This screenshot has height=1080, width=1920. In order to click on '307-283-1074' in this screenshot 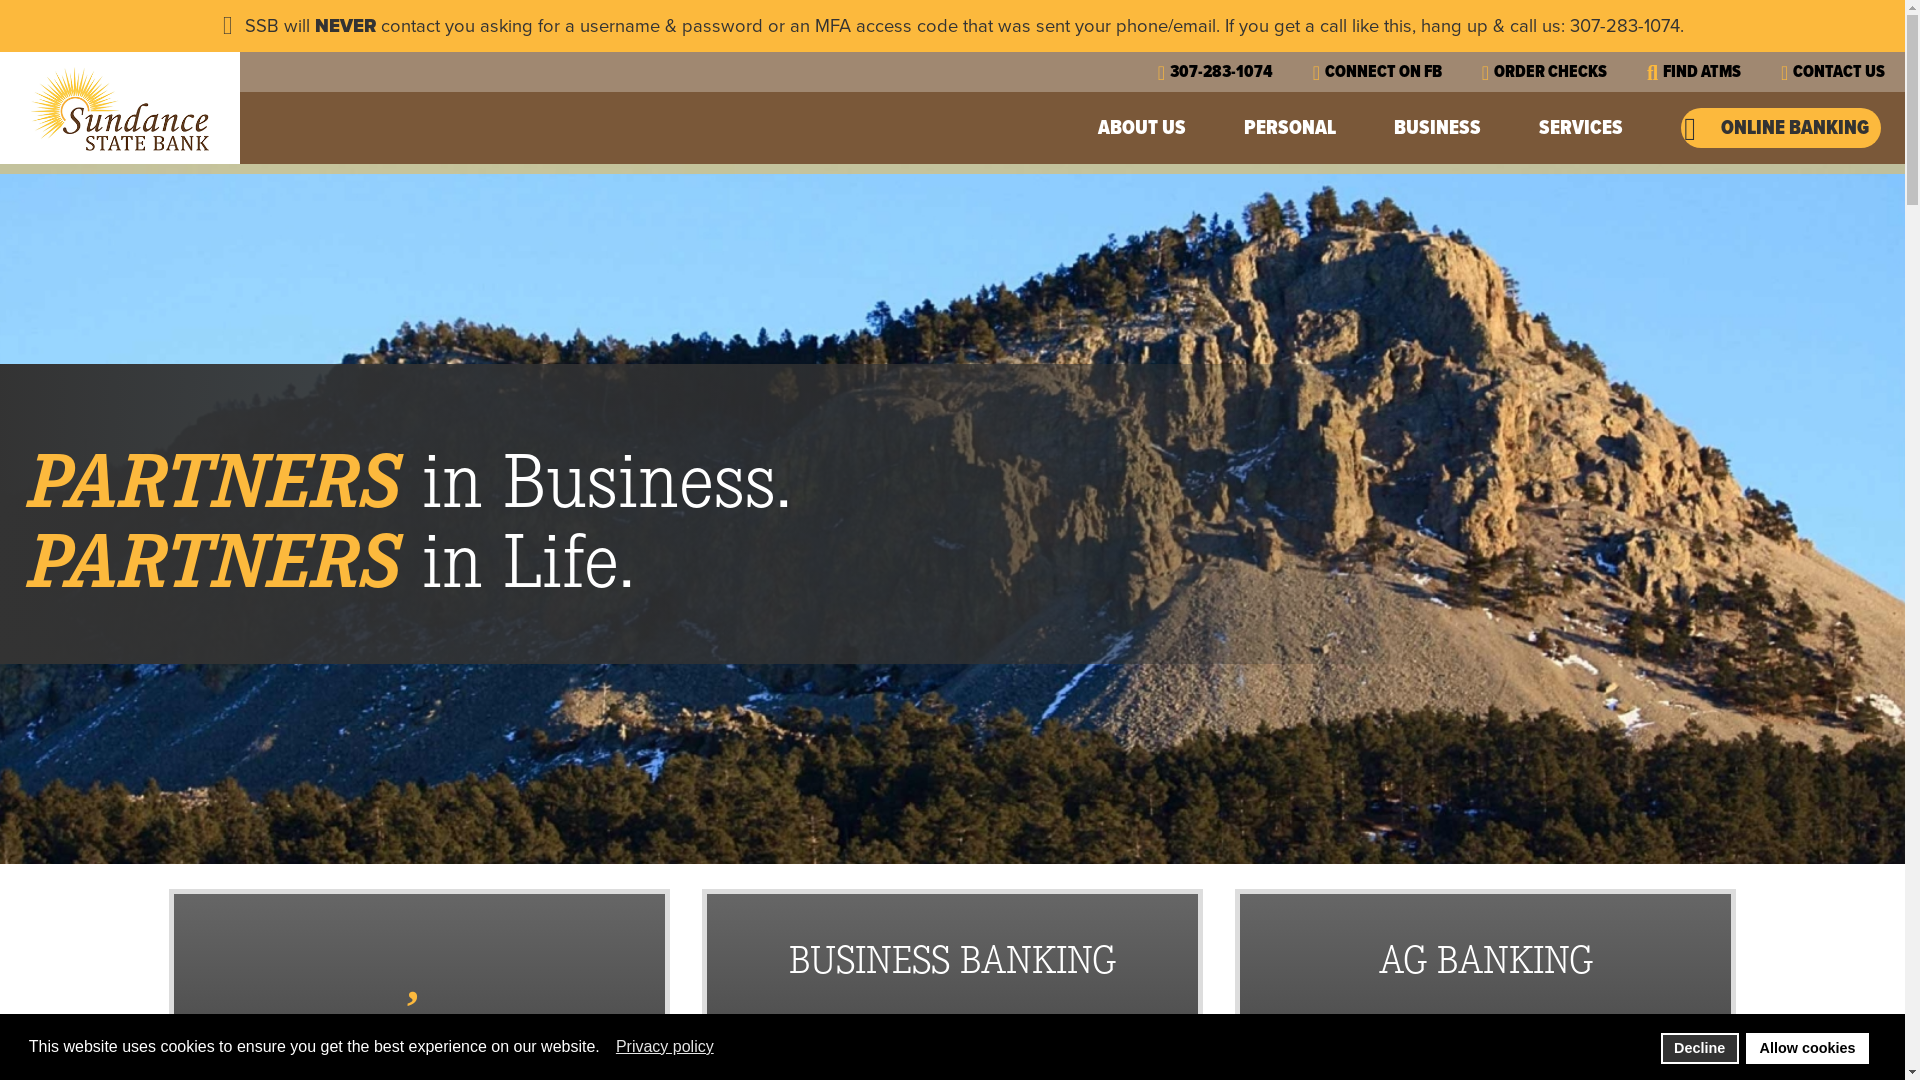, I will do `click(1214, 70)`.